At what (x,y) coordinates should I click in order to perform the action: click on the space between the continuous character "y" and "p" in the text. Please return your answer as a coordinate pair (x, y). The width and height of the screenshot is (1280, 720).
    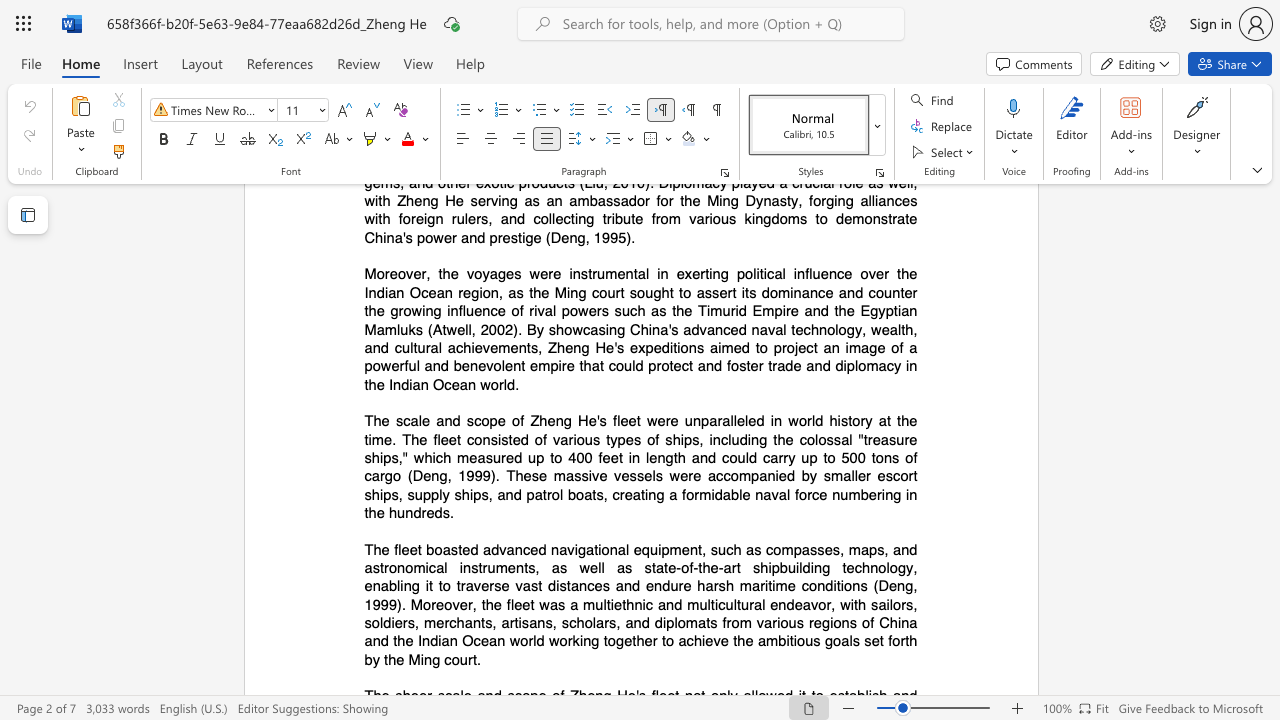
    Looking at the image, I should click on (616, 438).